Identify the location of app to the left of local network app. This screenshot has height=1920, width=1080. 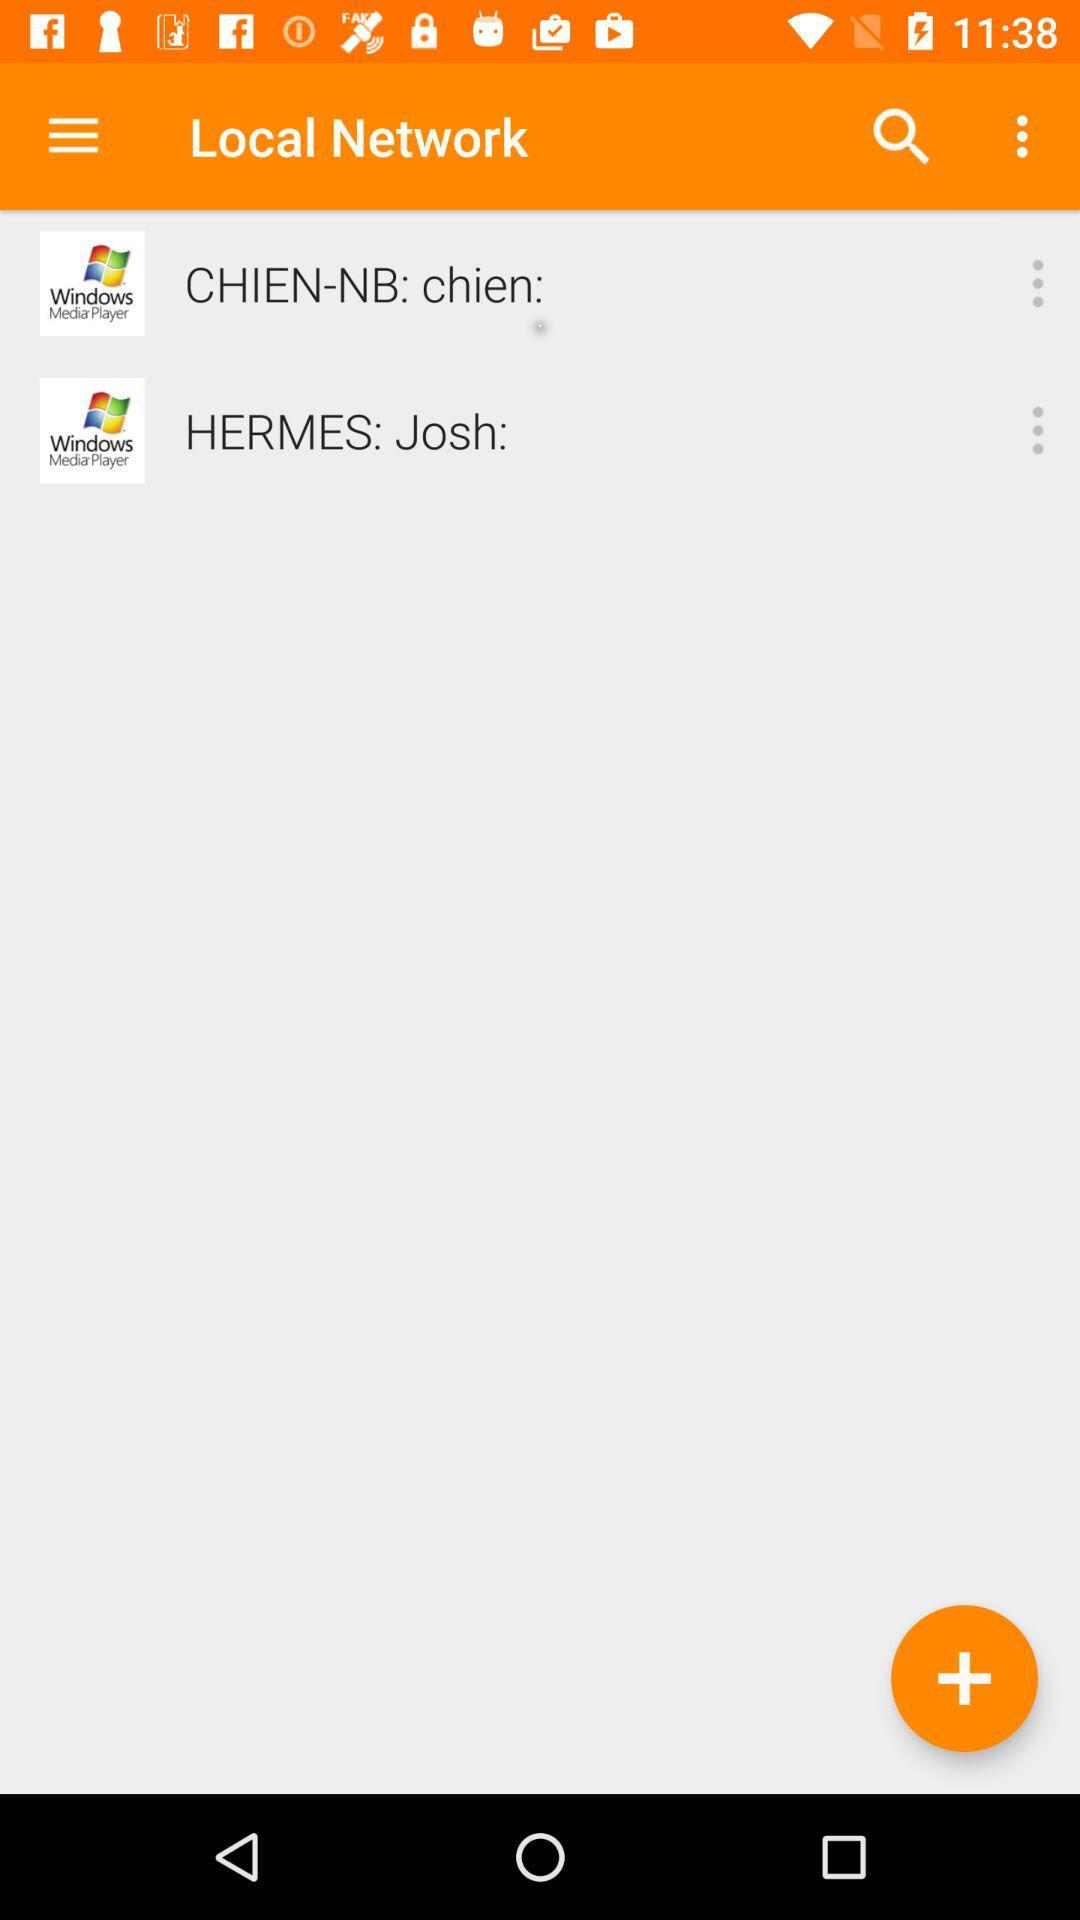
(72, 135).